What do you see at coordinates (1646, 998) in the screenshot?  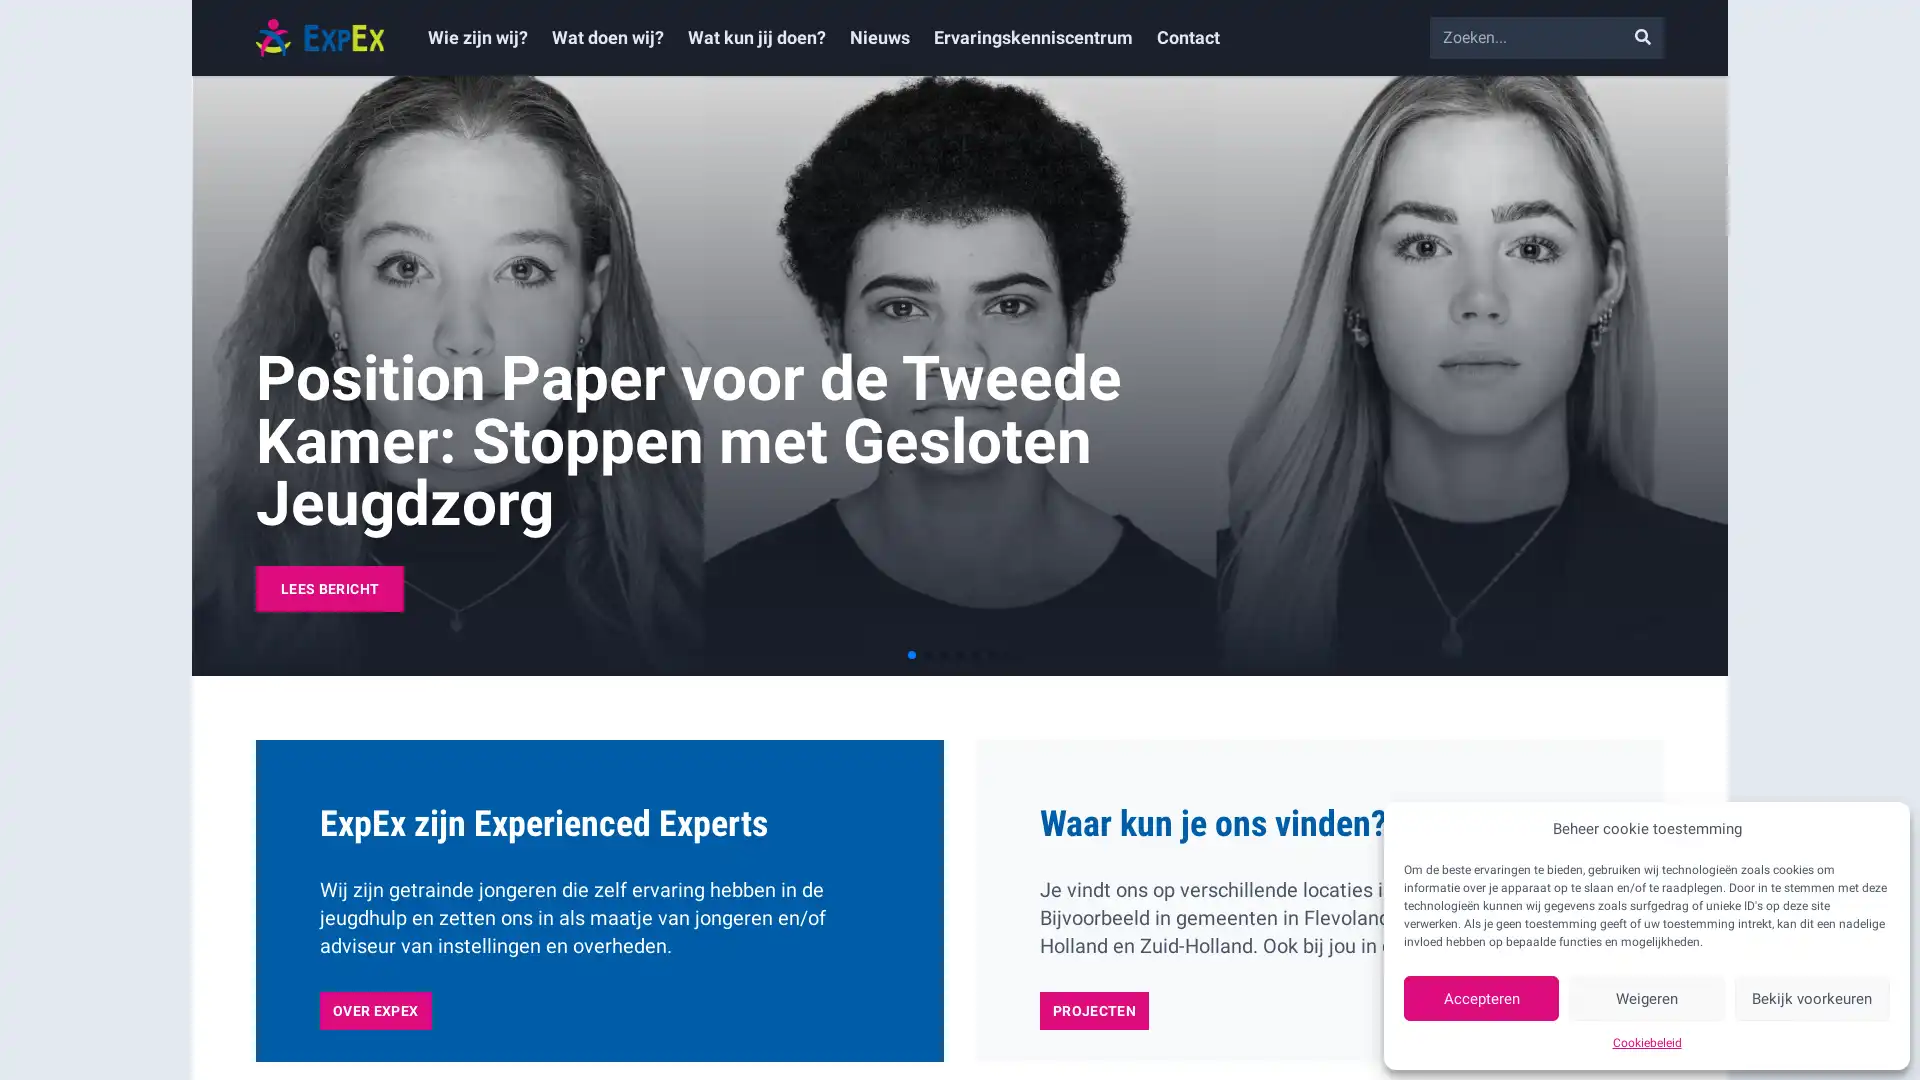 I see `Weigeren` at bounding box center [1646, 998].